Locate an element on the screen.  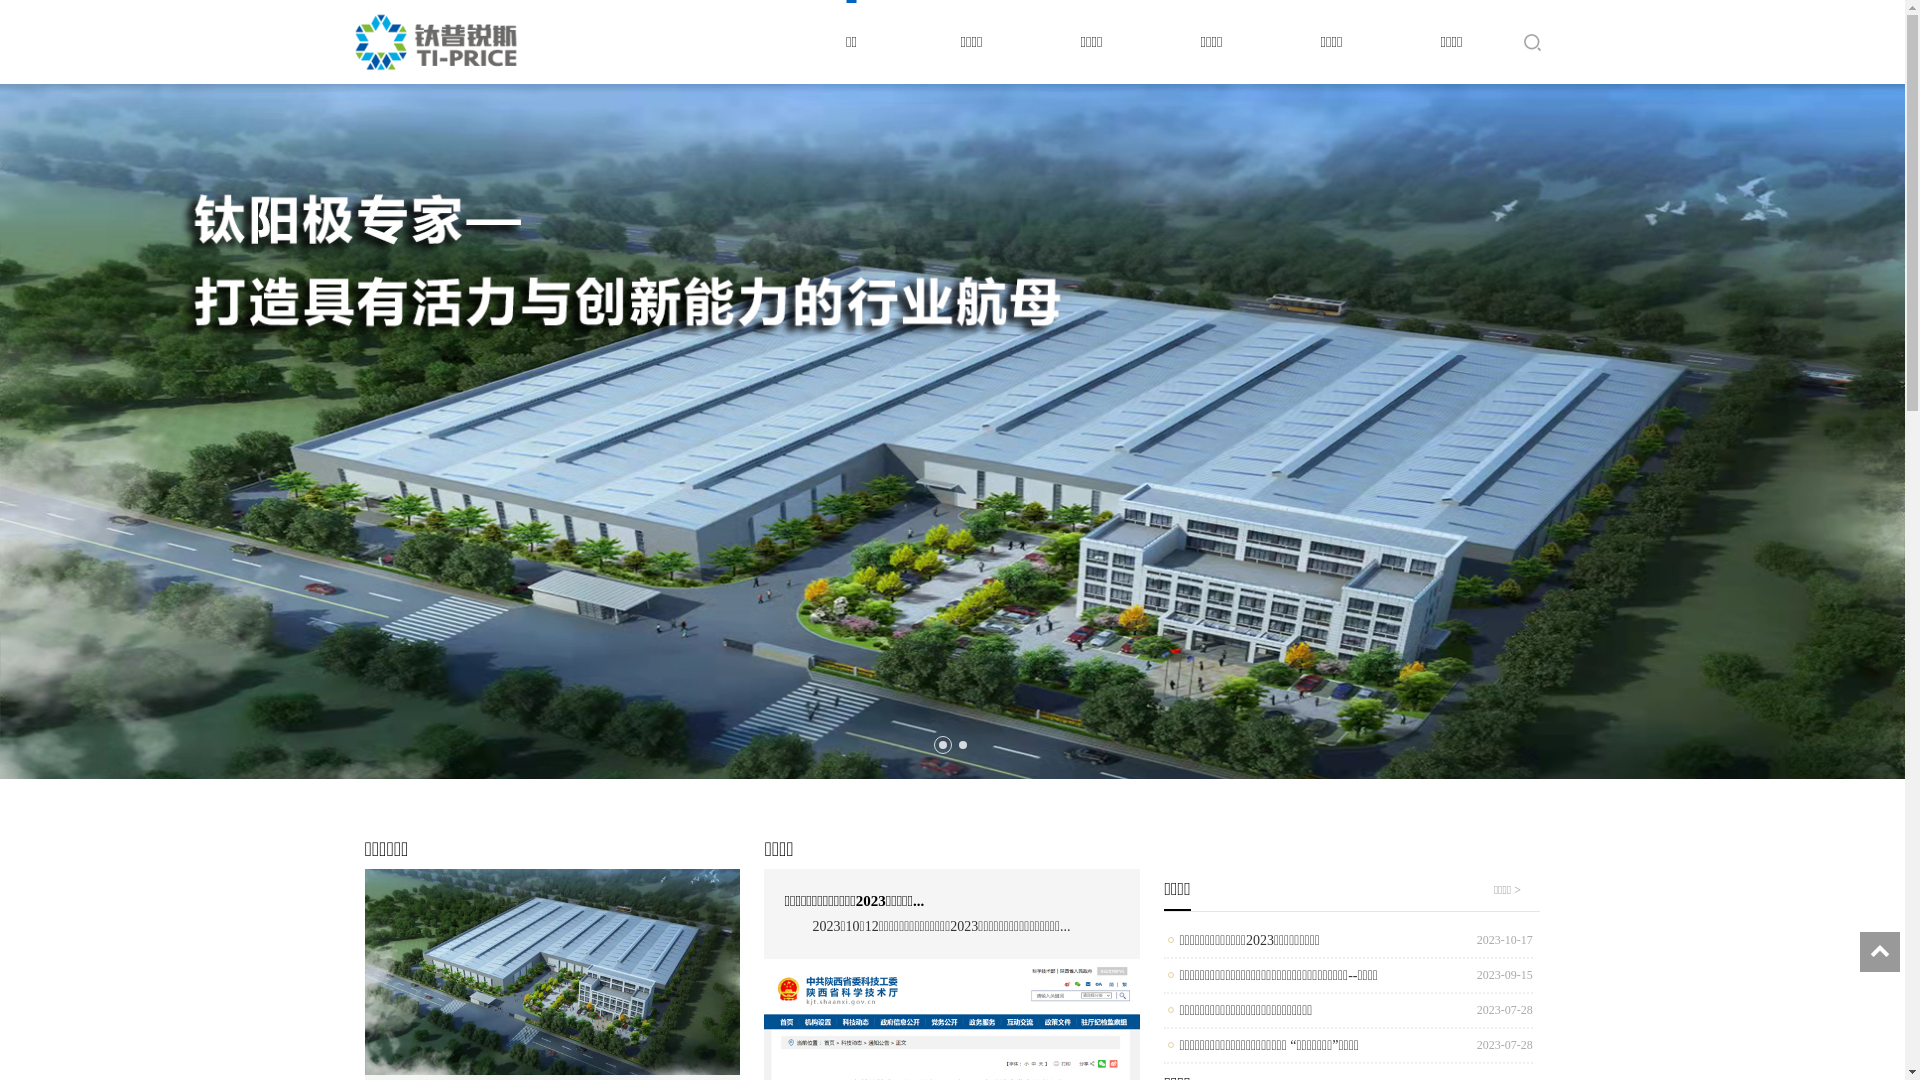
'2' is located at coordinates (961, 744).